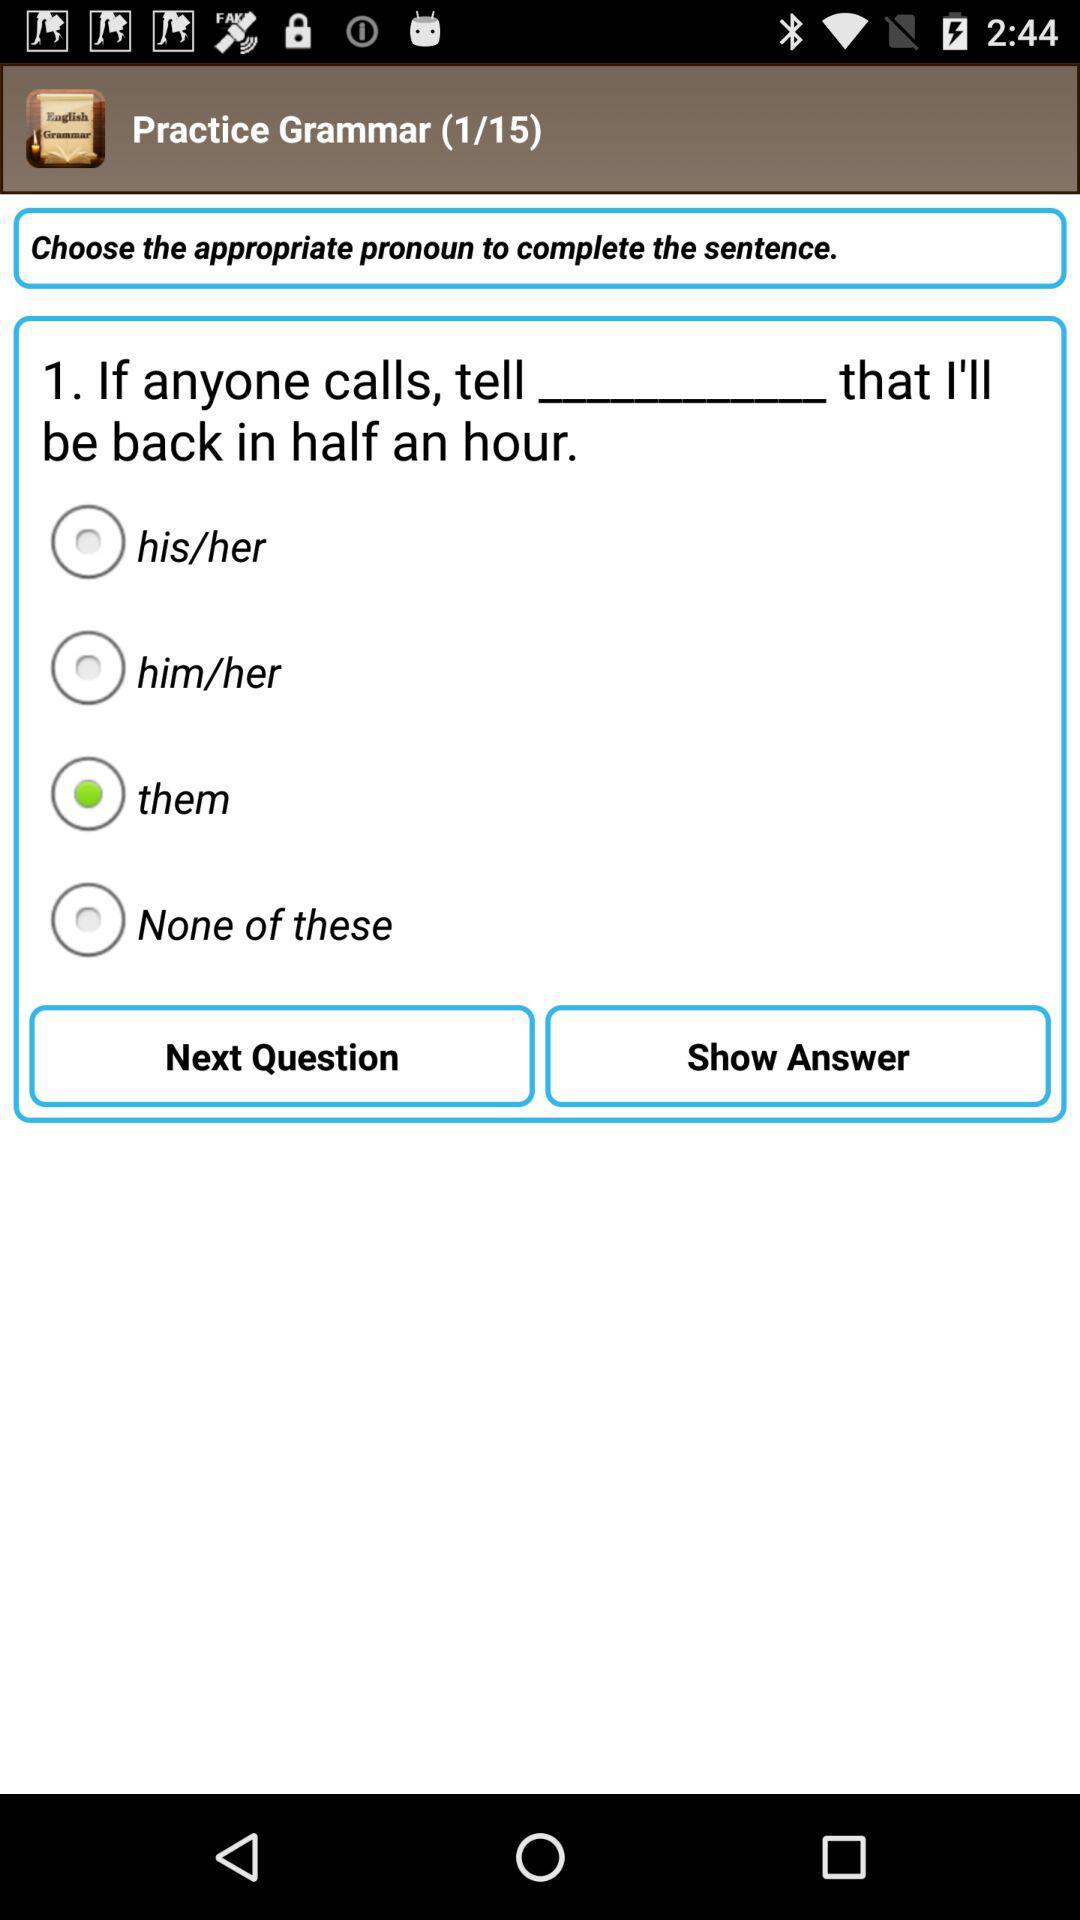  I want to click on item below the him/her, so click(134, 796).